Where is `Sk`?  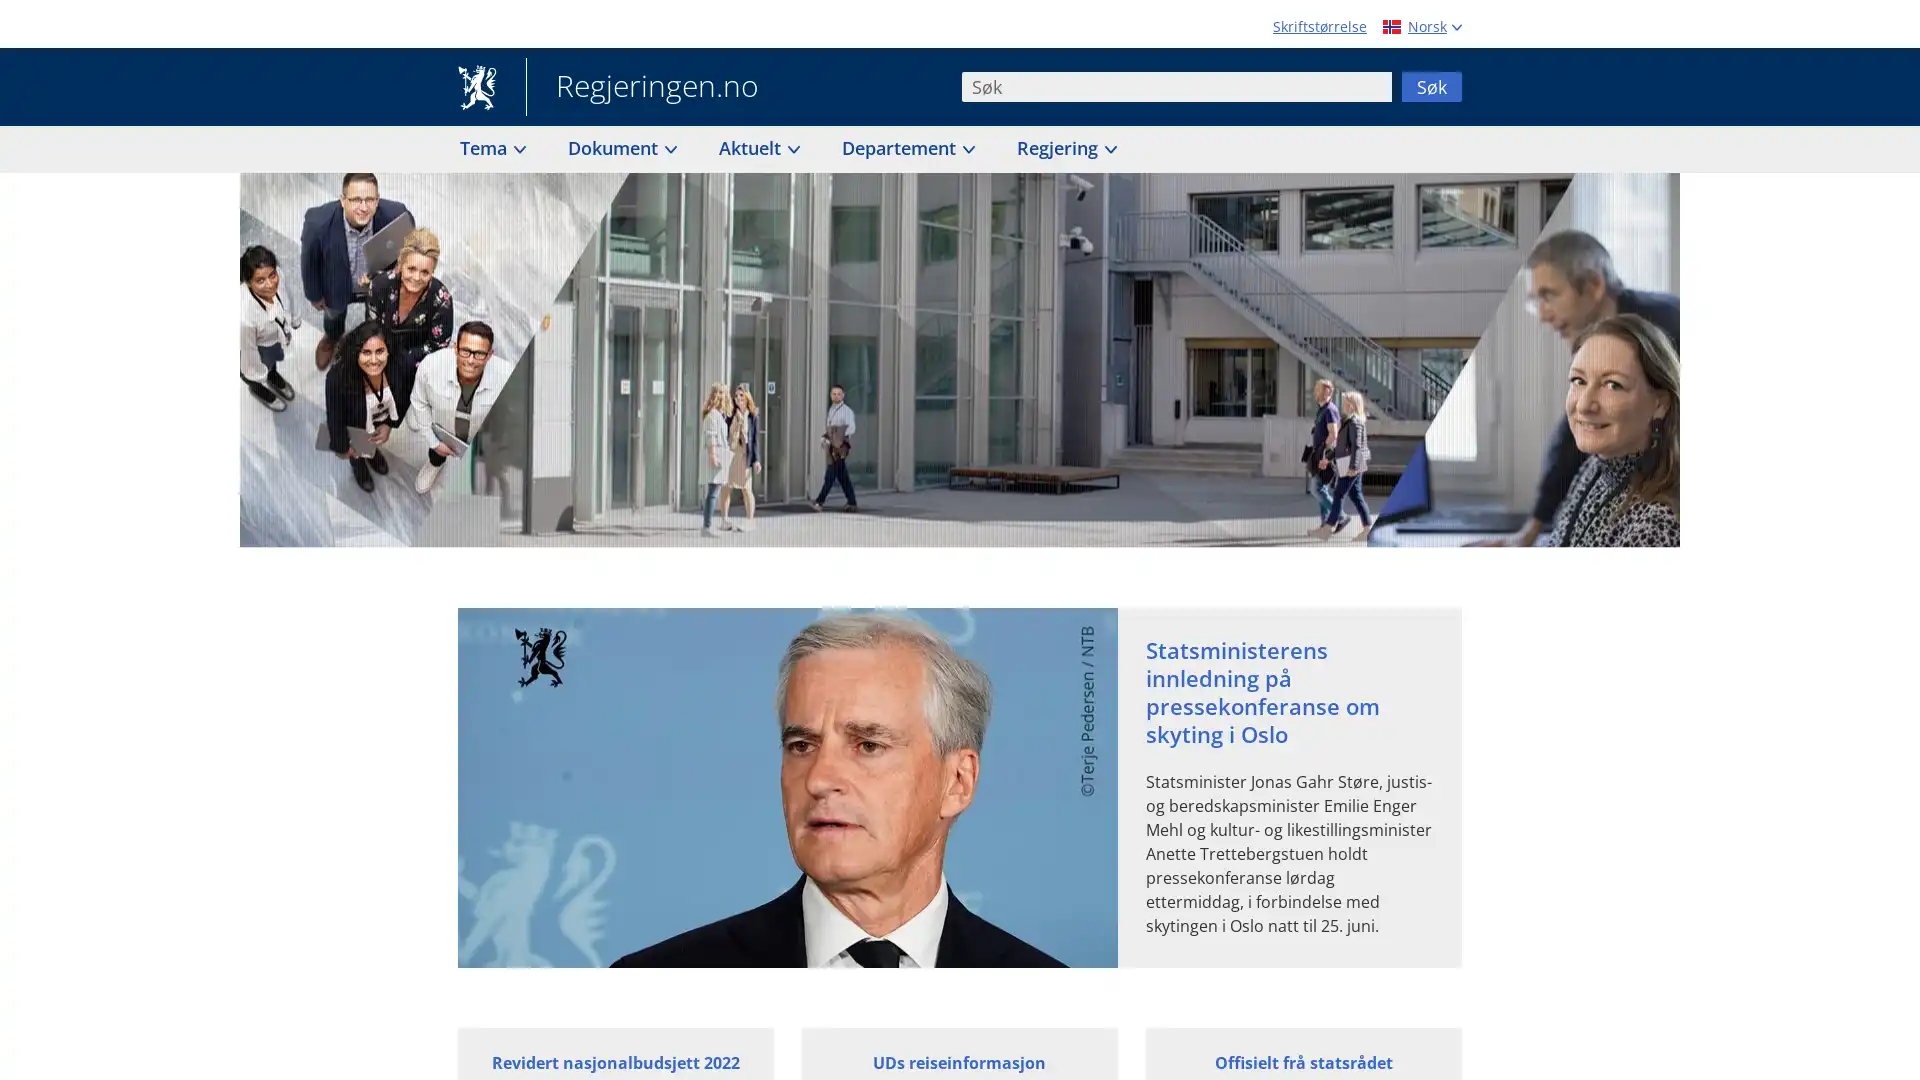 Sk is located at coordinates (1430, 84).